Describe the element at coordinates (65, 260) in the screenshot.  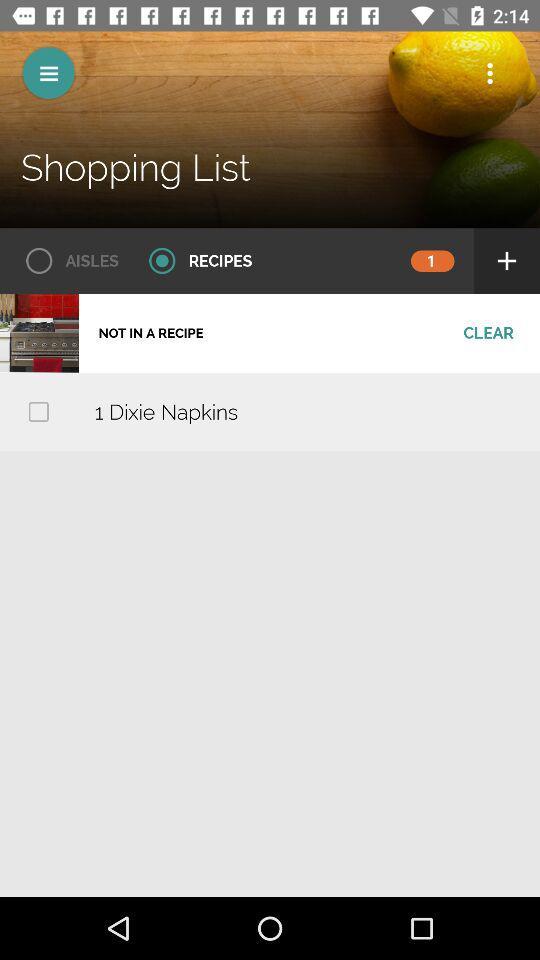
I see `to aisles option` at that location.